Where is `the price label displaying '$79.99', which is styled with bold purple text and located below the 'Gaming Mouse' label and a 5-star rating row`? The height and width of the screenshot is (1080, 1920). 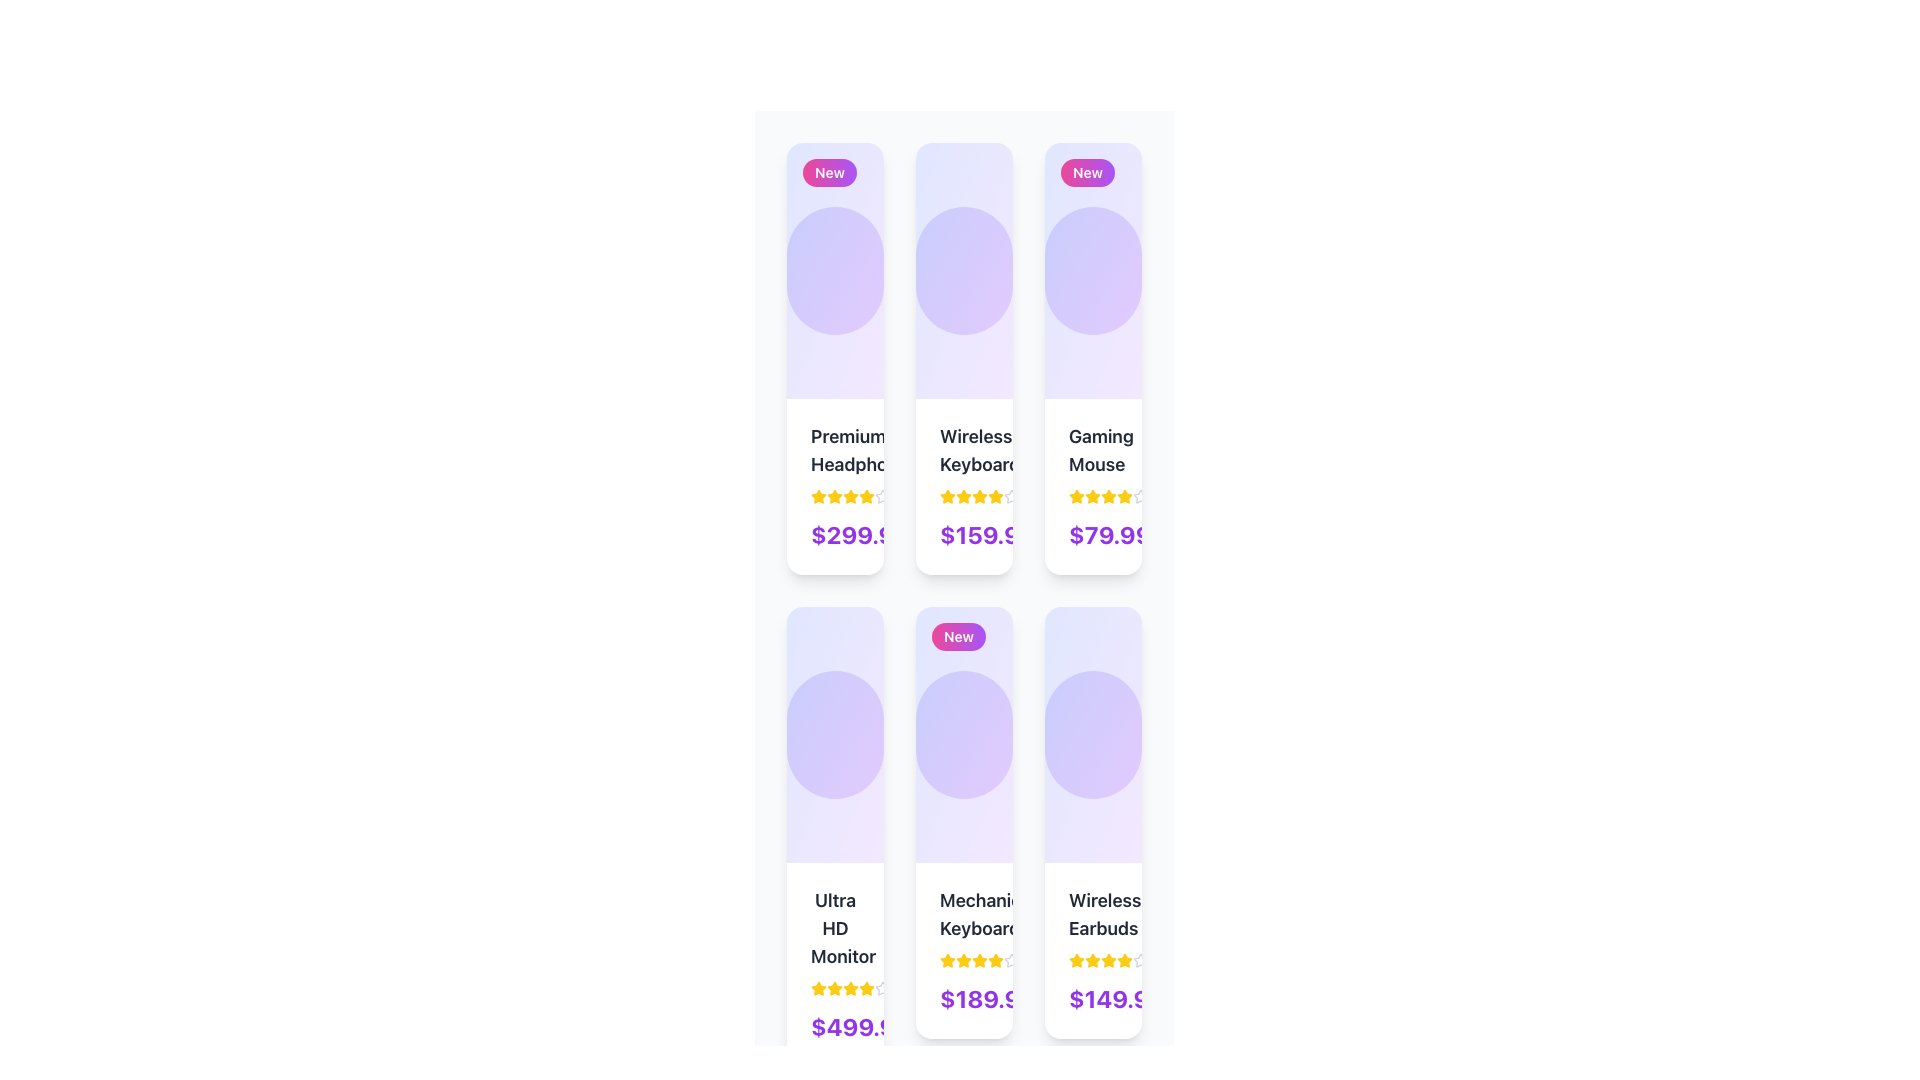 the price label displaying '$79.99', which is styled with bold purple text and located below the 'Gaming Mouse' label and a 5-star rating row is located at coordinates (1092, 534).